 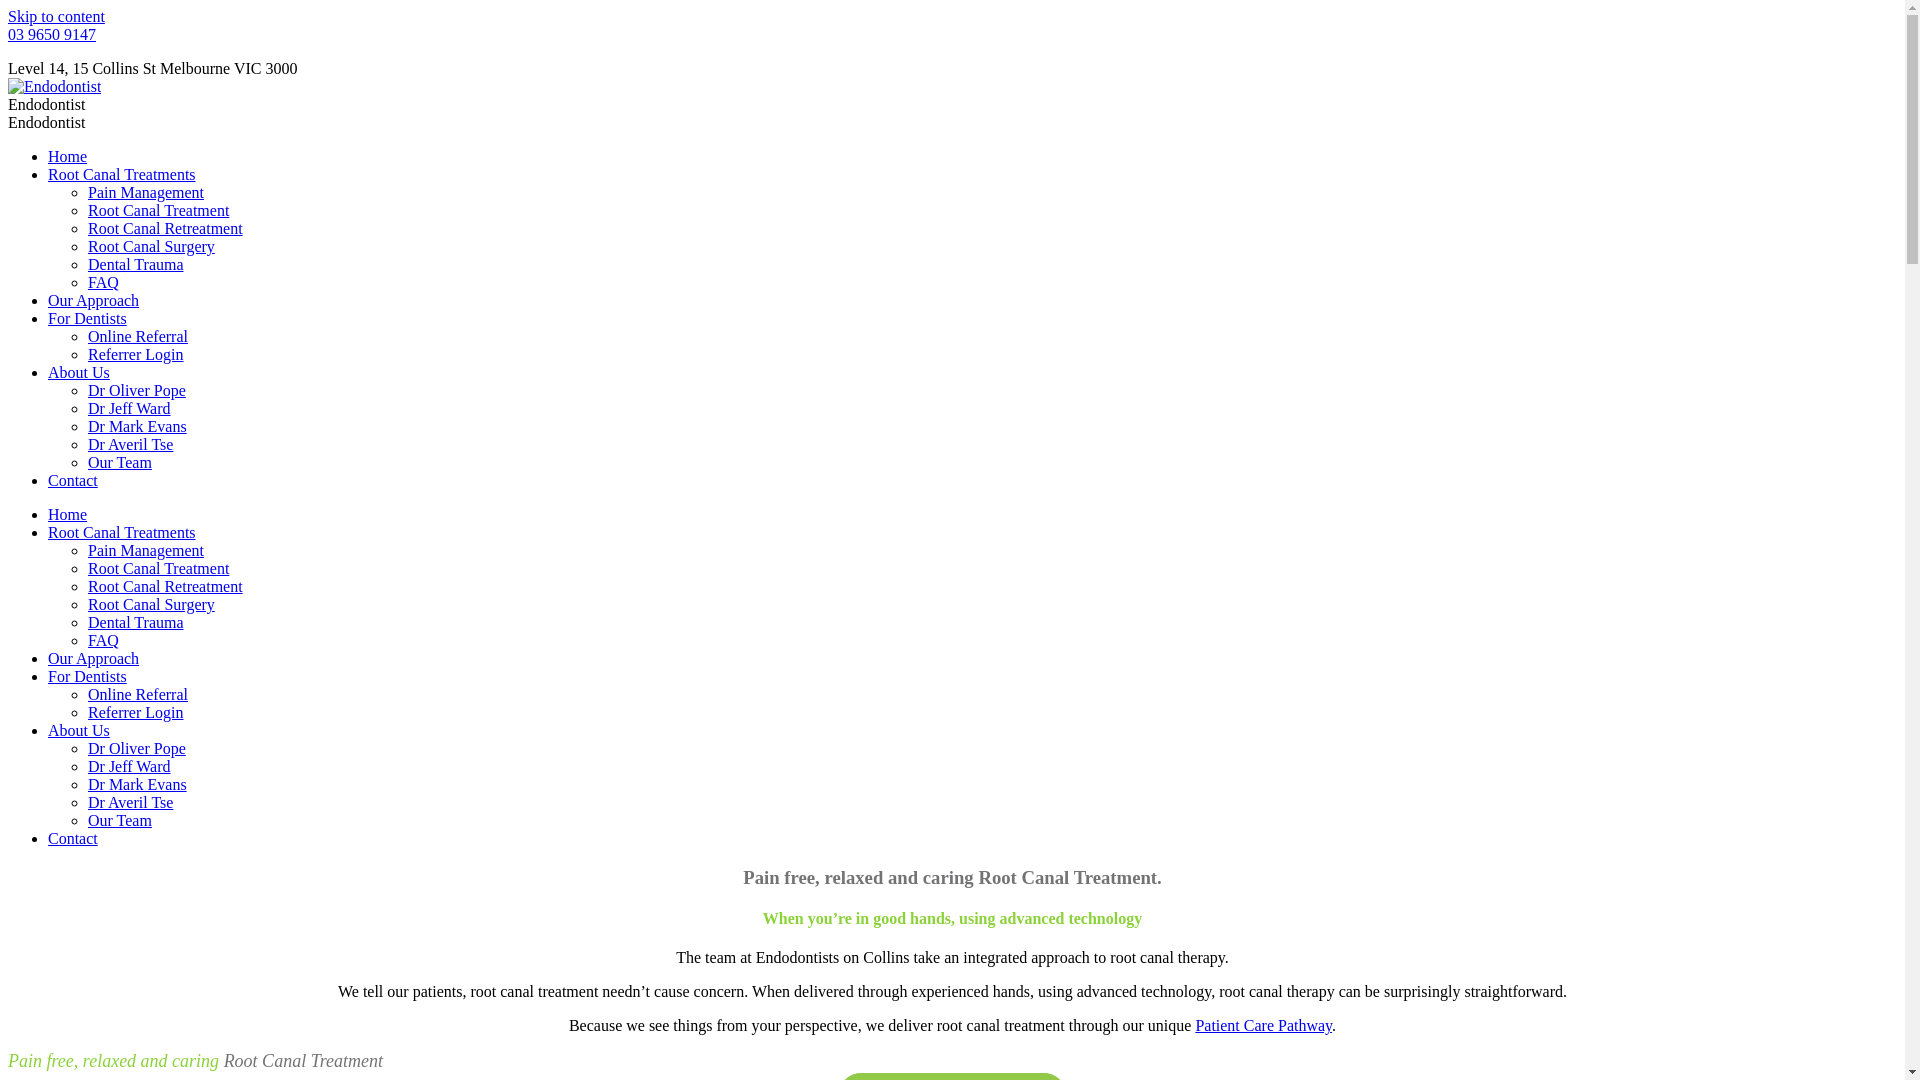 What do you see at coordinates (134, 621) in the screenshot?
I see `'Dental Trauma'` at bounding box center [134, 621].